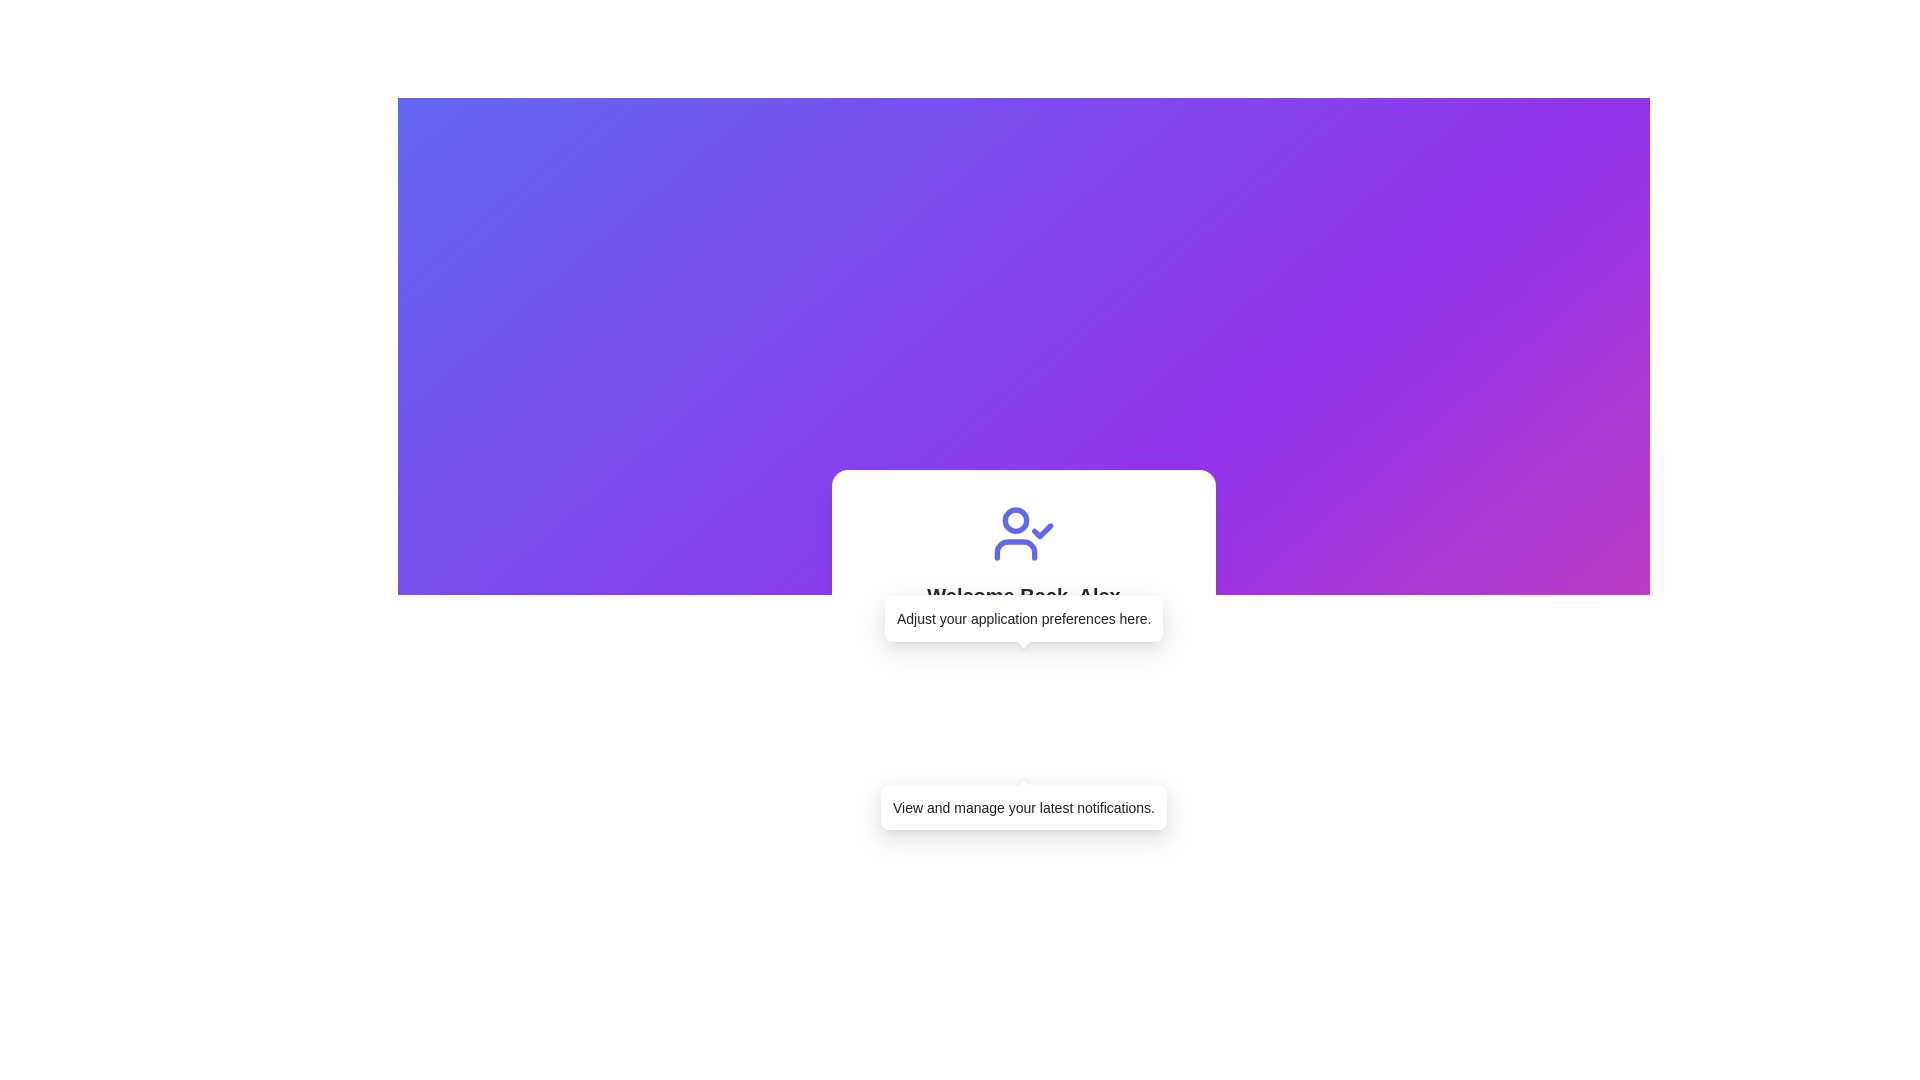 The image size is (1920, 1080). I want to click on text content of the text label that displays 'Welcome Back, Alex,' which is a bold and large heading positioned below a person icon and above a smaller text block, so click(1023, 595).